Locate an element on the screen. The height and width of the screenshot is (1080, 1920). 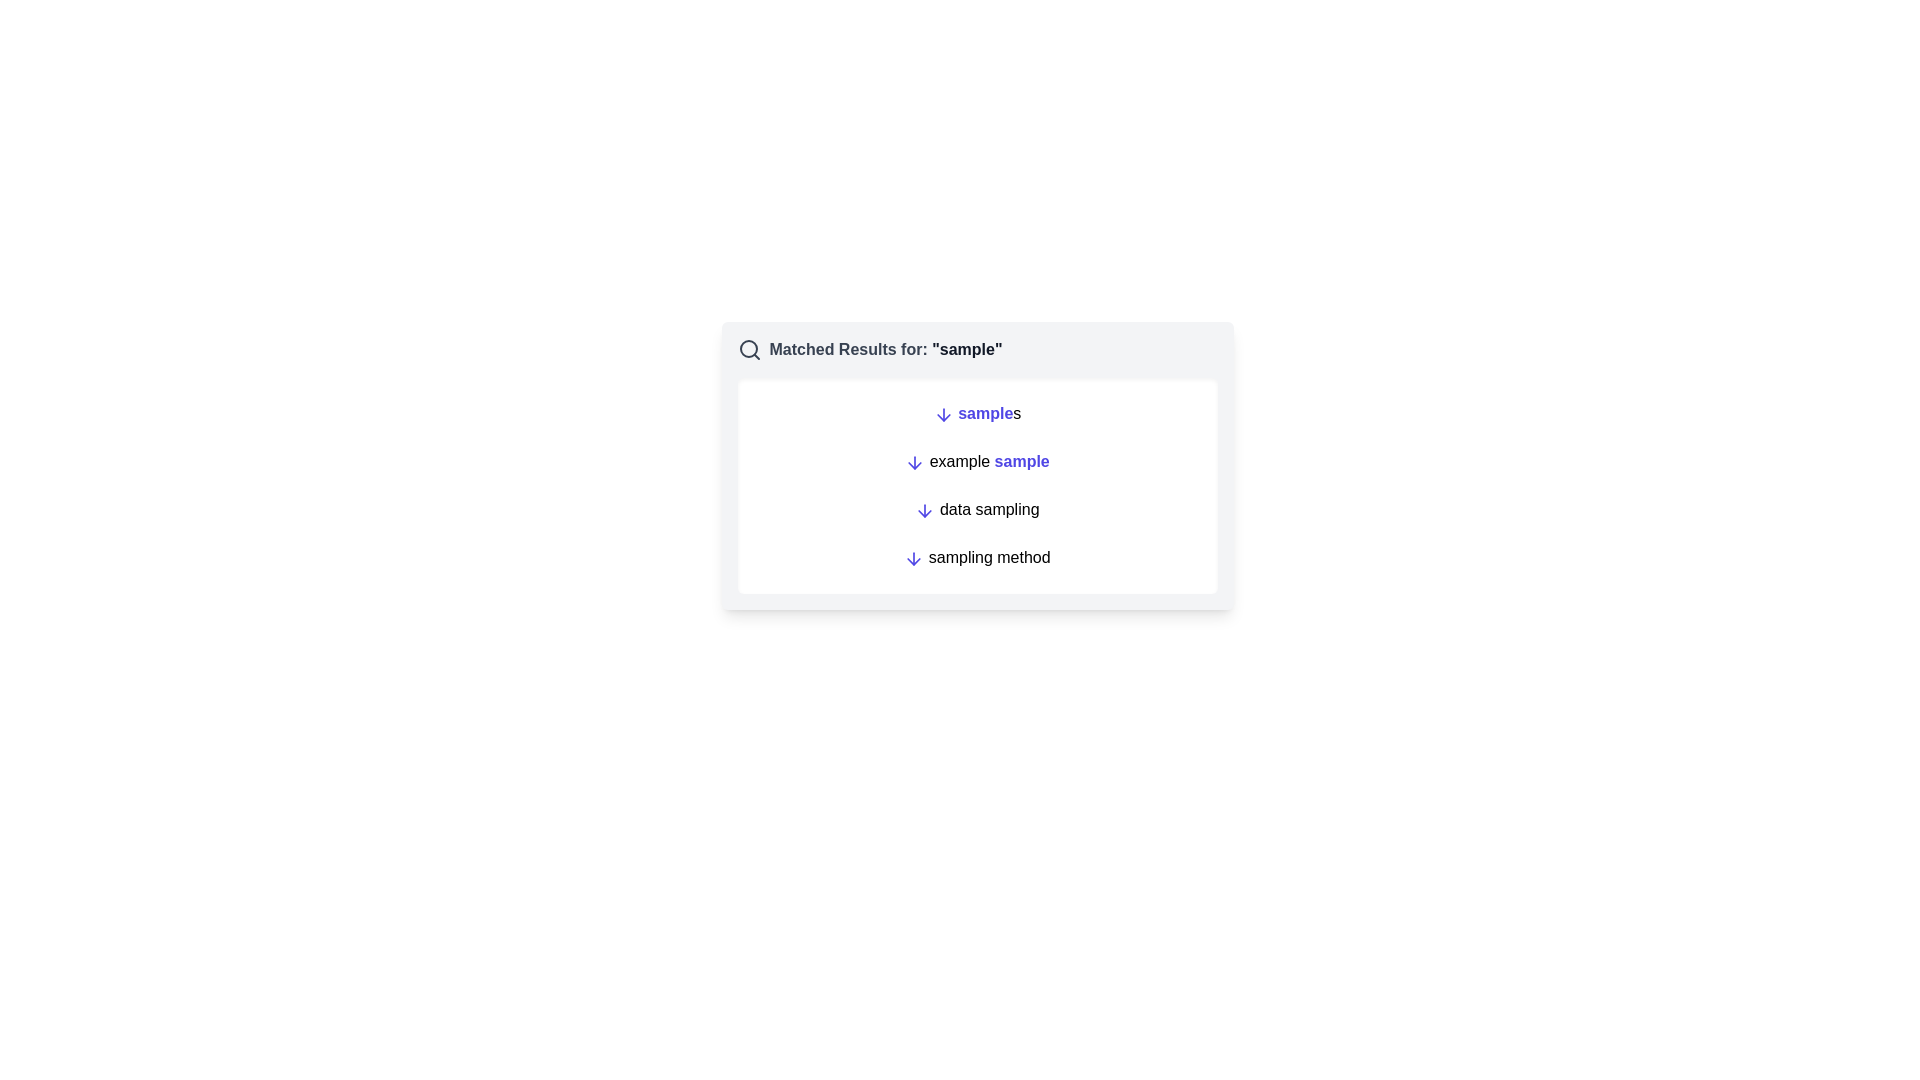
the highlighted text element that displays the searched term 'sample' within the search results is located at coordinates (967, 348).